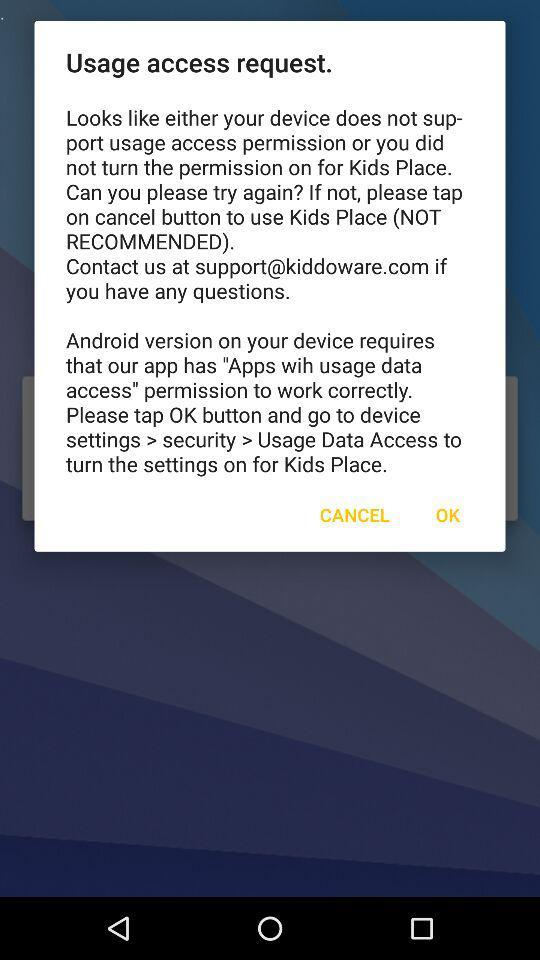 The height and width of the screenshot is (960, 540). Describe the element at coordinates (447, 513) in the screenshot. I see `the icon next to the cancel icon` at that location.